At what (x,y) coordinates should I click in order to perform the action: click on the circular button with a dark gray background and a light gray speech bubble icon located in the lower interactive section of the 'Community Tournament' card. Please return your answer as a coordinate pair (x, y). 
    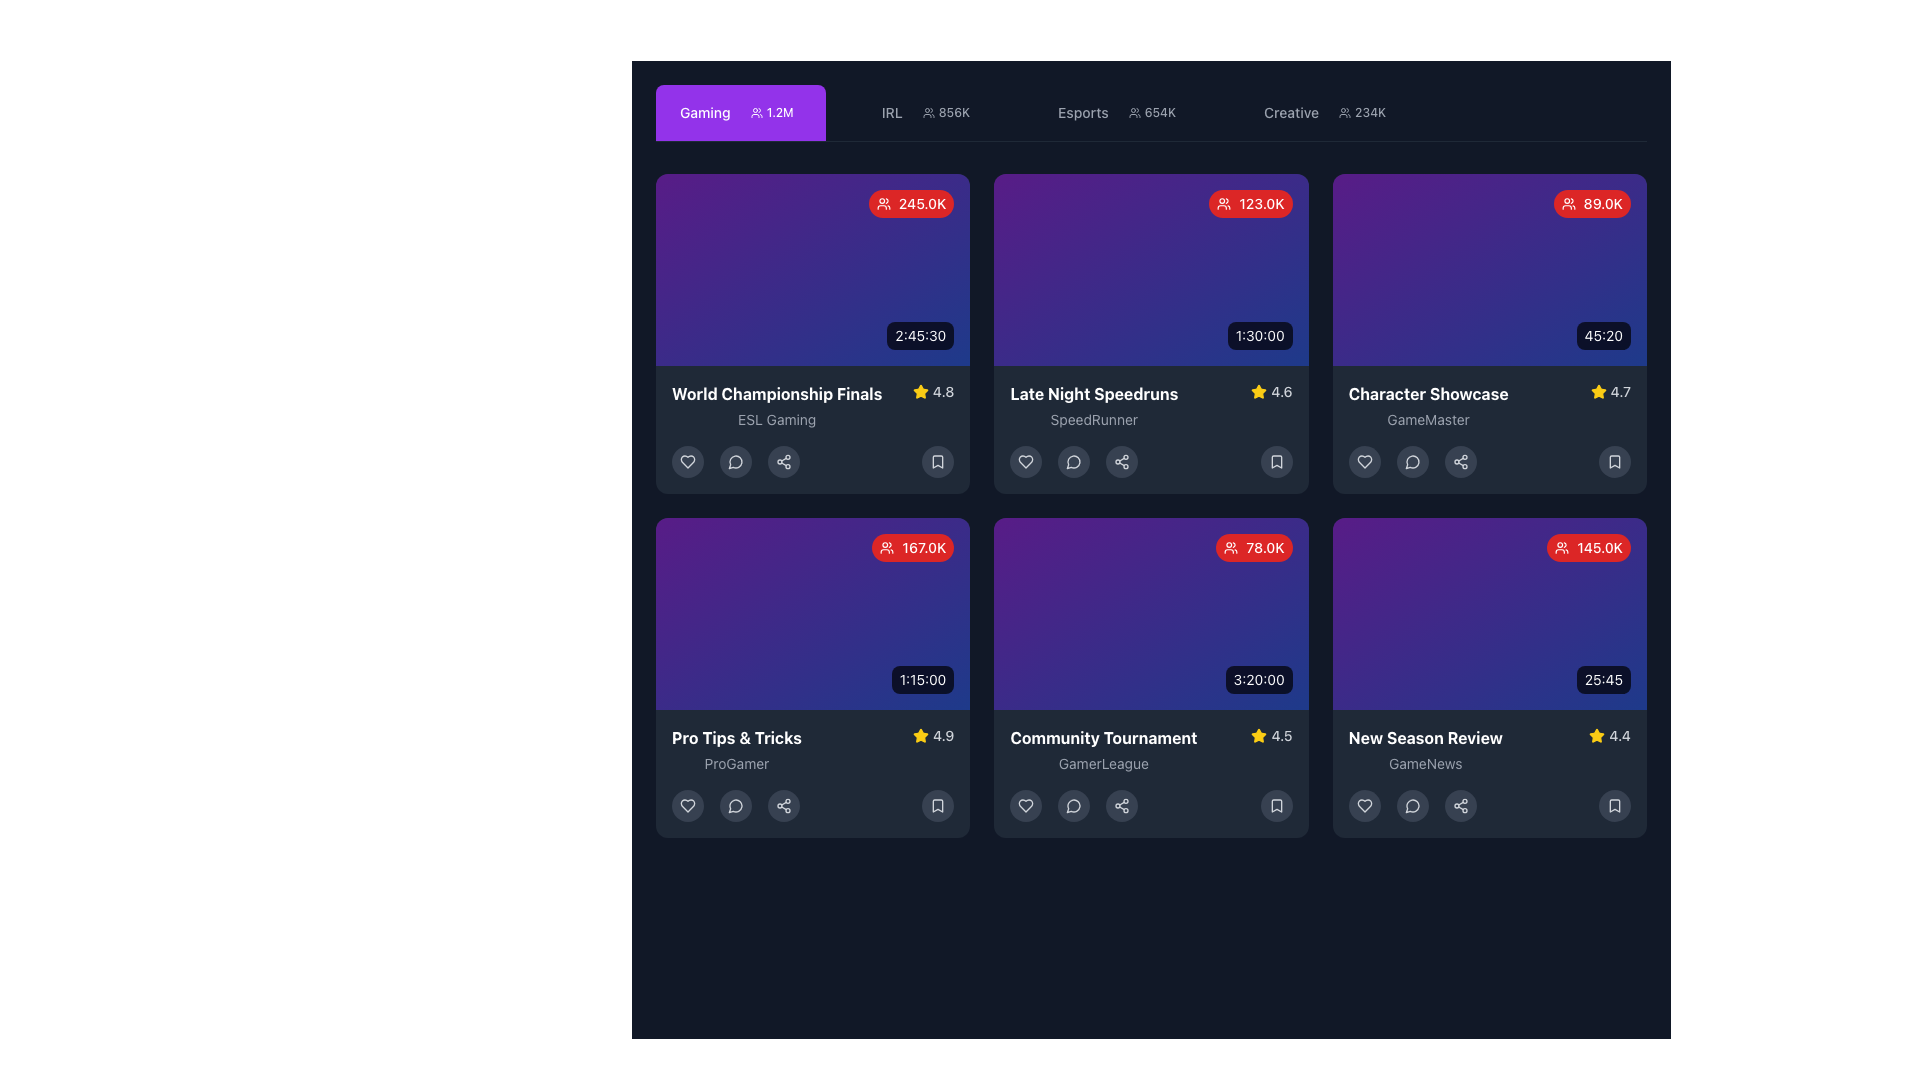
    Looking at the image, I should click on (1073, 805).